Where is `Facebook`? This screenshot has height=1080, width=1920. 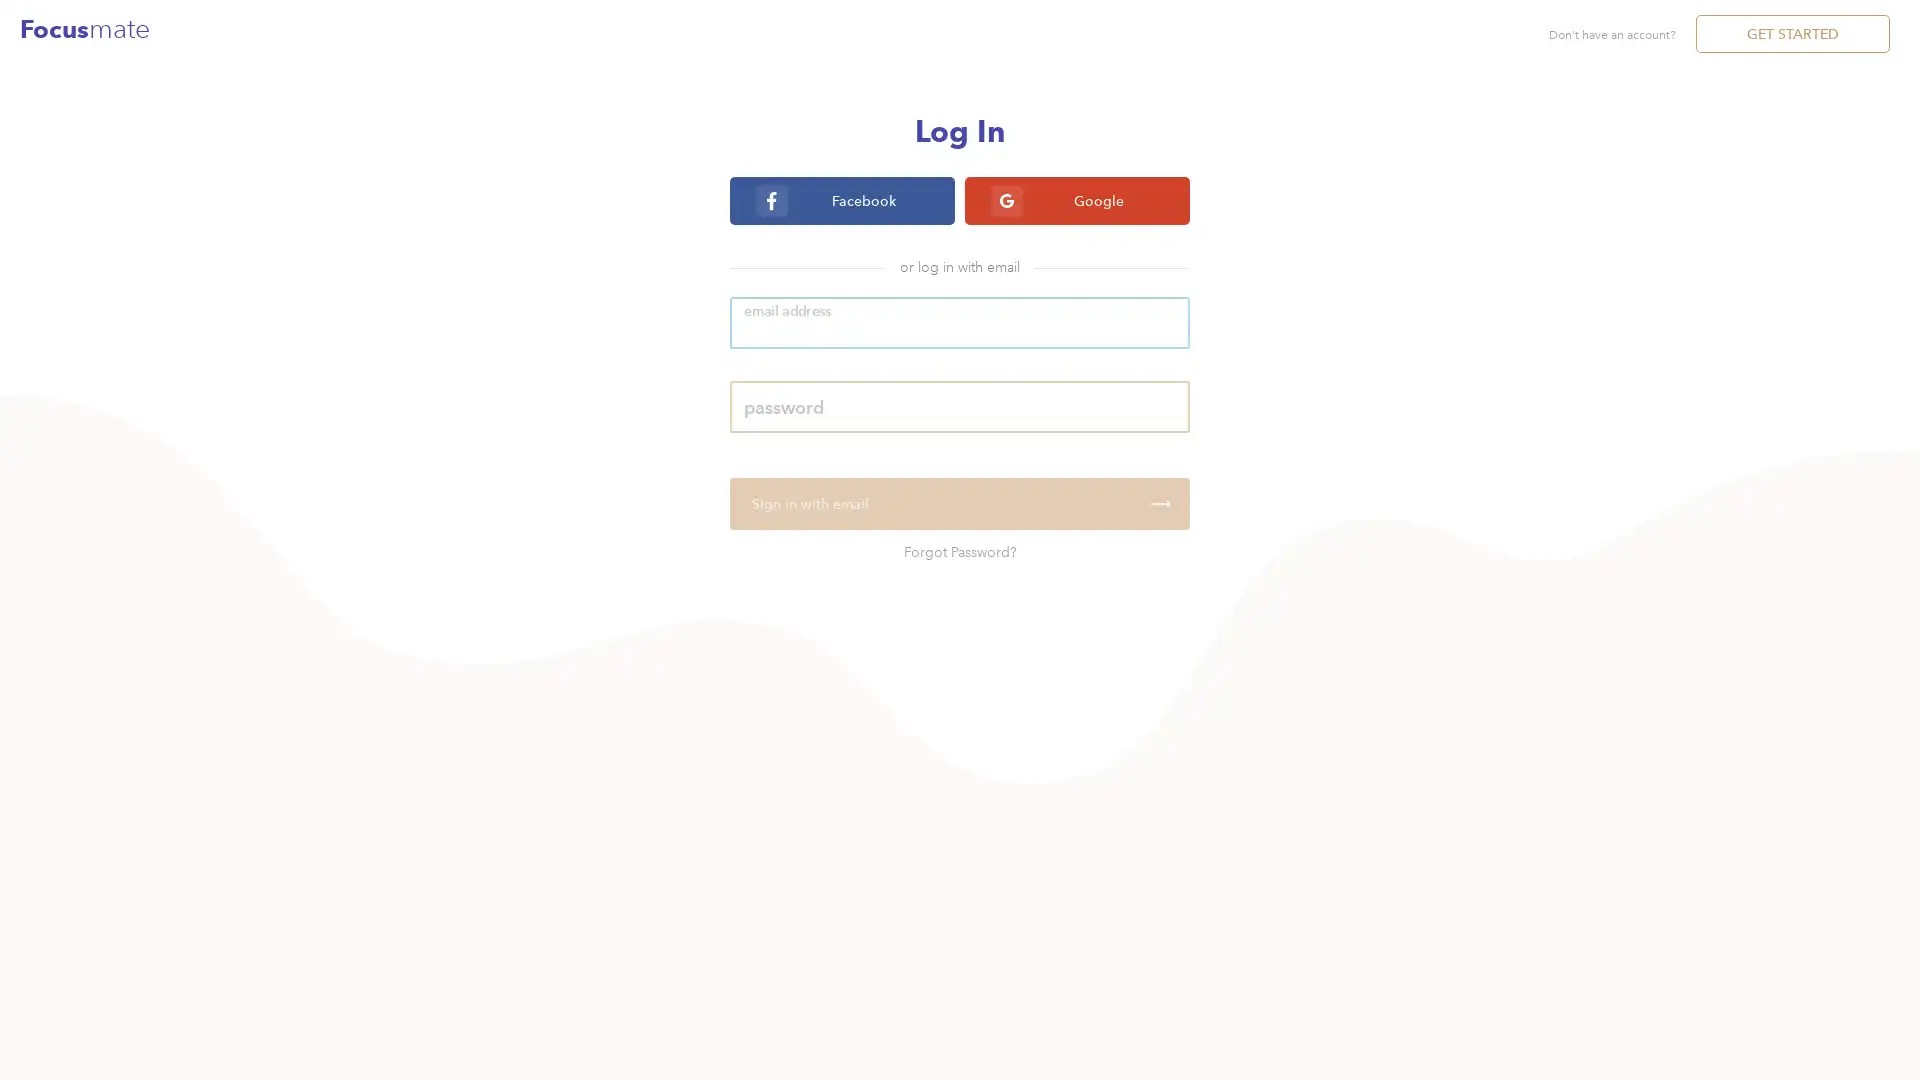
Facebook is located at coordinates (842, 200).